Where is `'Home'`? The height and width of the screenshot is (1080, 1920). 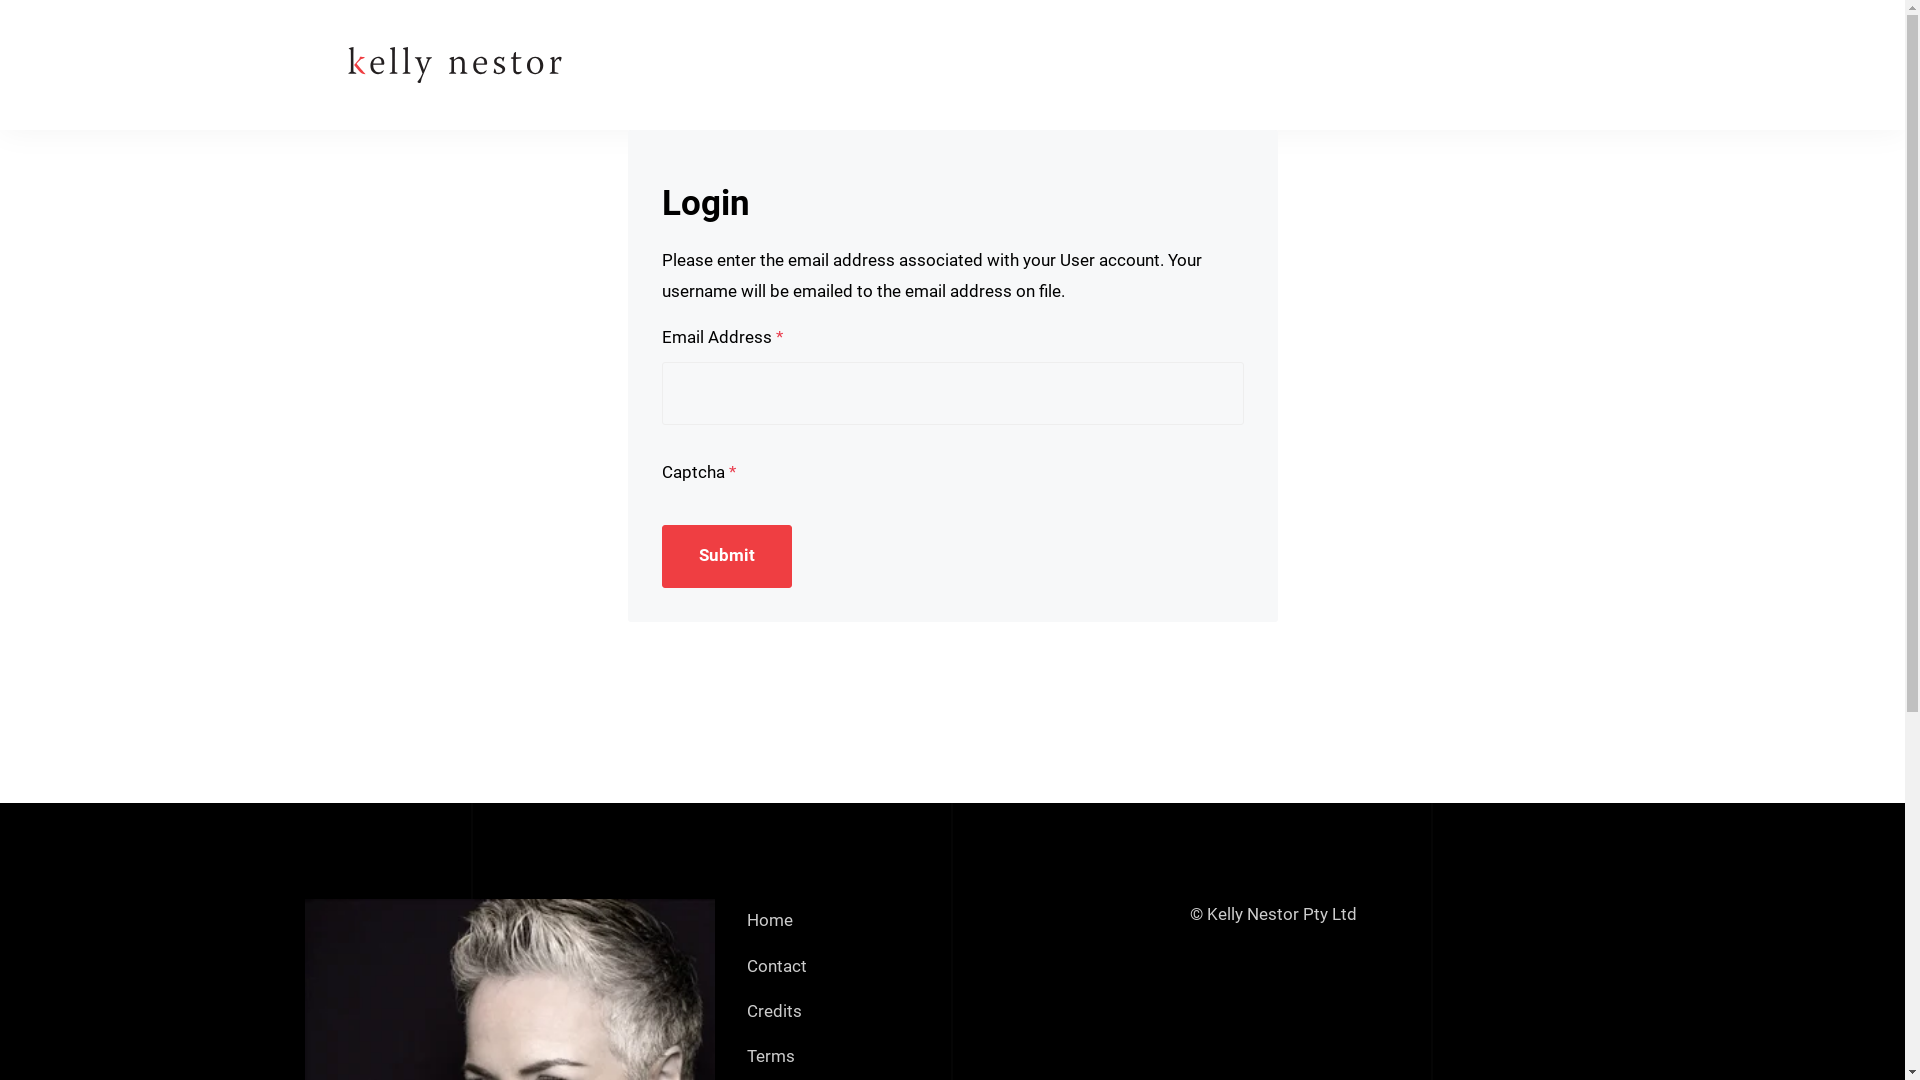 'Home' is located at coordinates (768, 921).